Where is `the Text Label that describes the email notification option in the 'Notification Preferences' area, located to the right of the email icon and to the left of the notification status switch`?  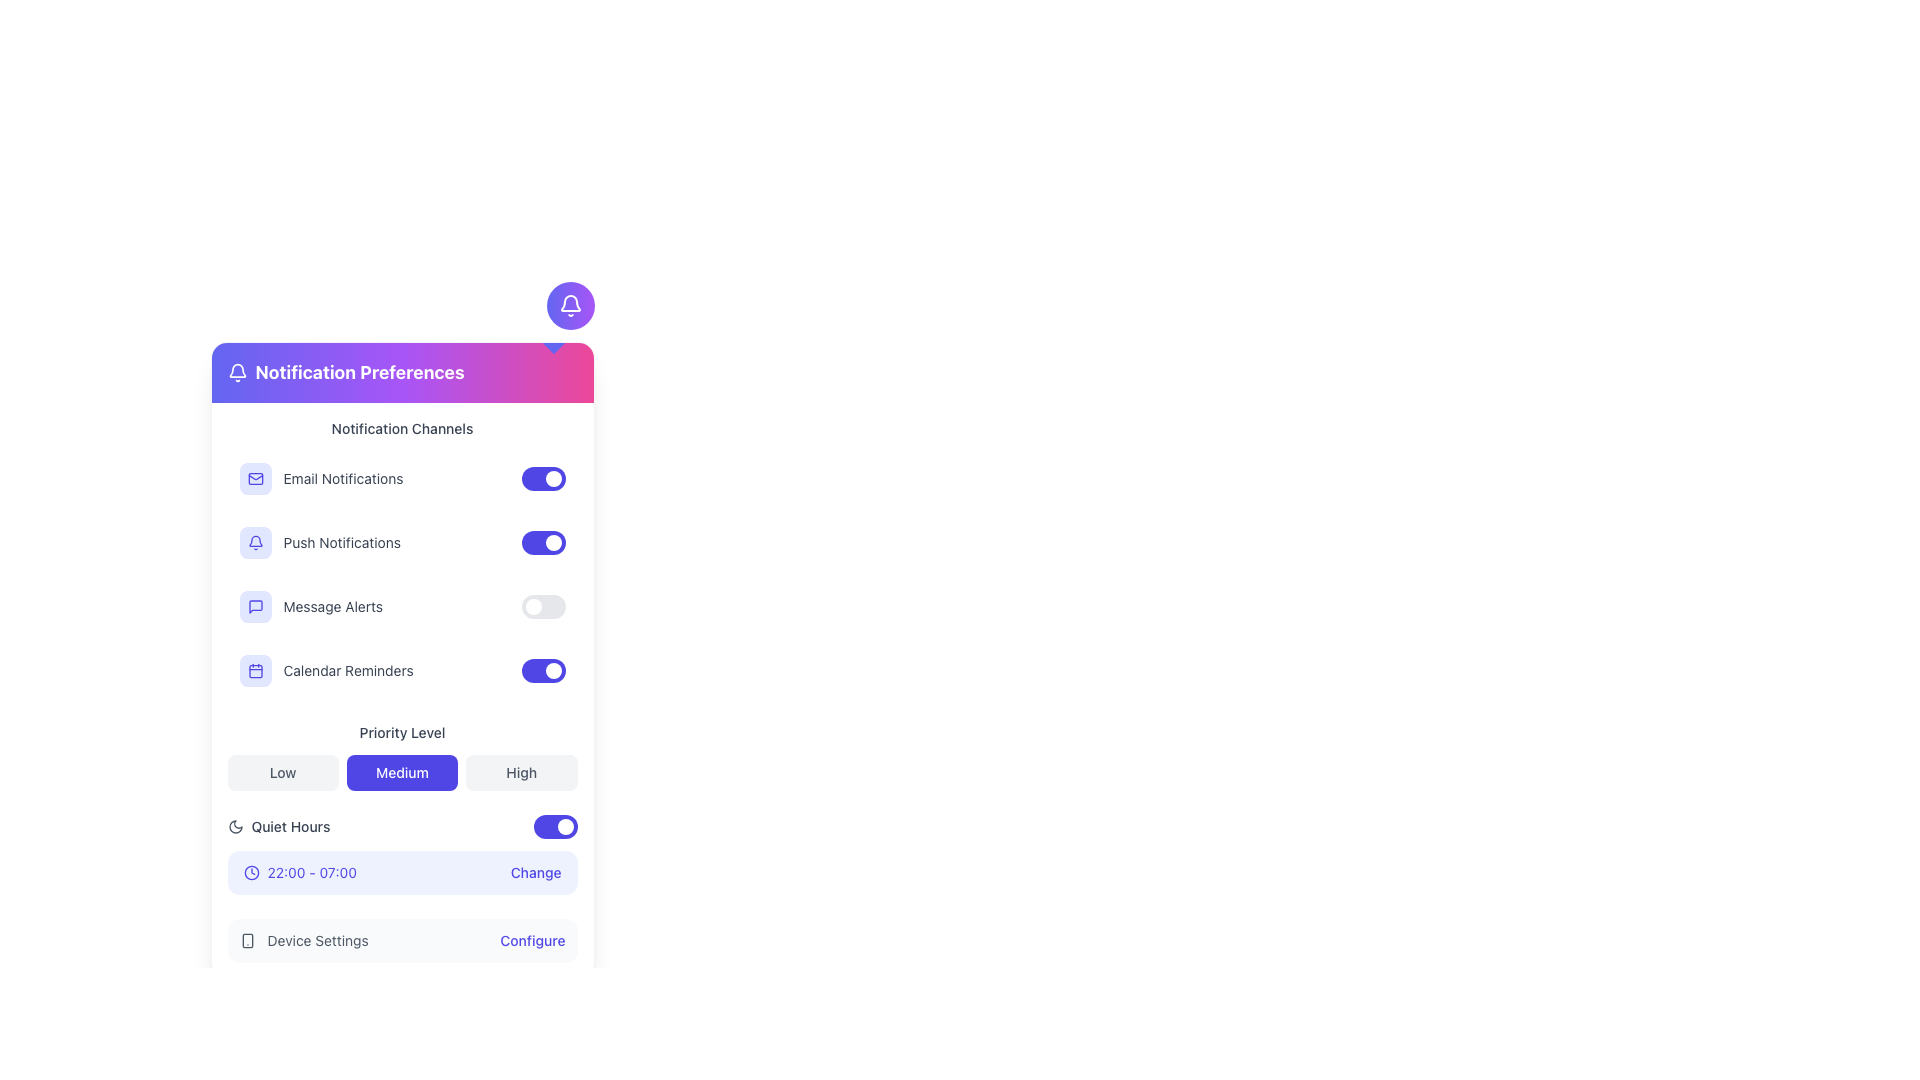
the Text Label that describes the email notification option in the 'Notification Preferences' area, located to the right of the email icon and to the left of the notification status switch is located at coordinates (343, 478).